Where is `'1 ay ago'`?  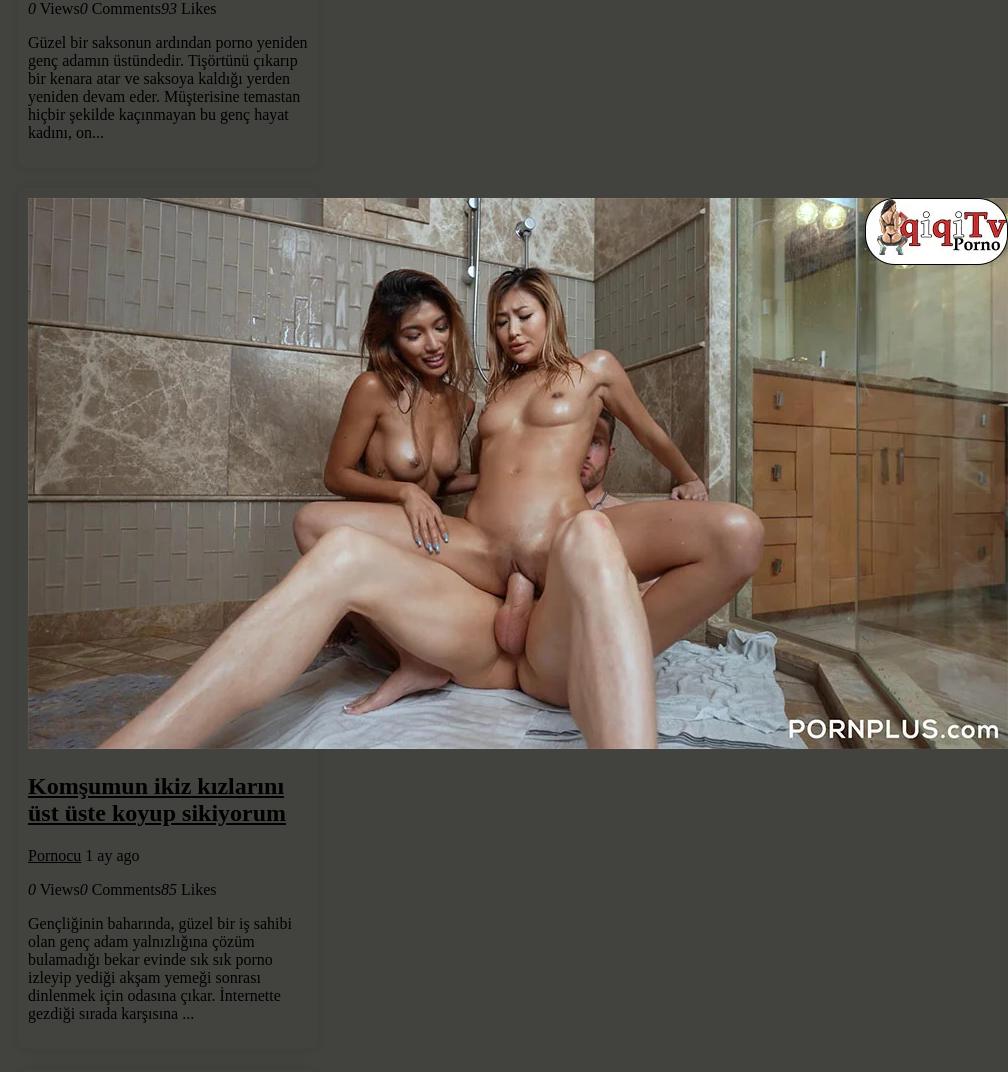 '1 ay ago' is located at coordinates (111, 854).